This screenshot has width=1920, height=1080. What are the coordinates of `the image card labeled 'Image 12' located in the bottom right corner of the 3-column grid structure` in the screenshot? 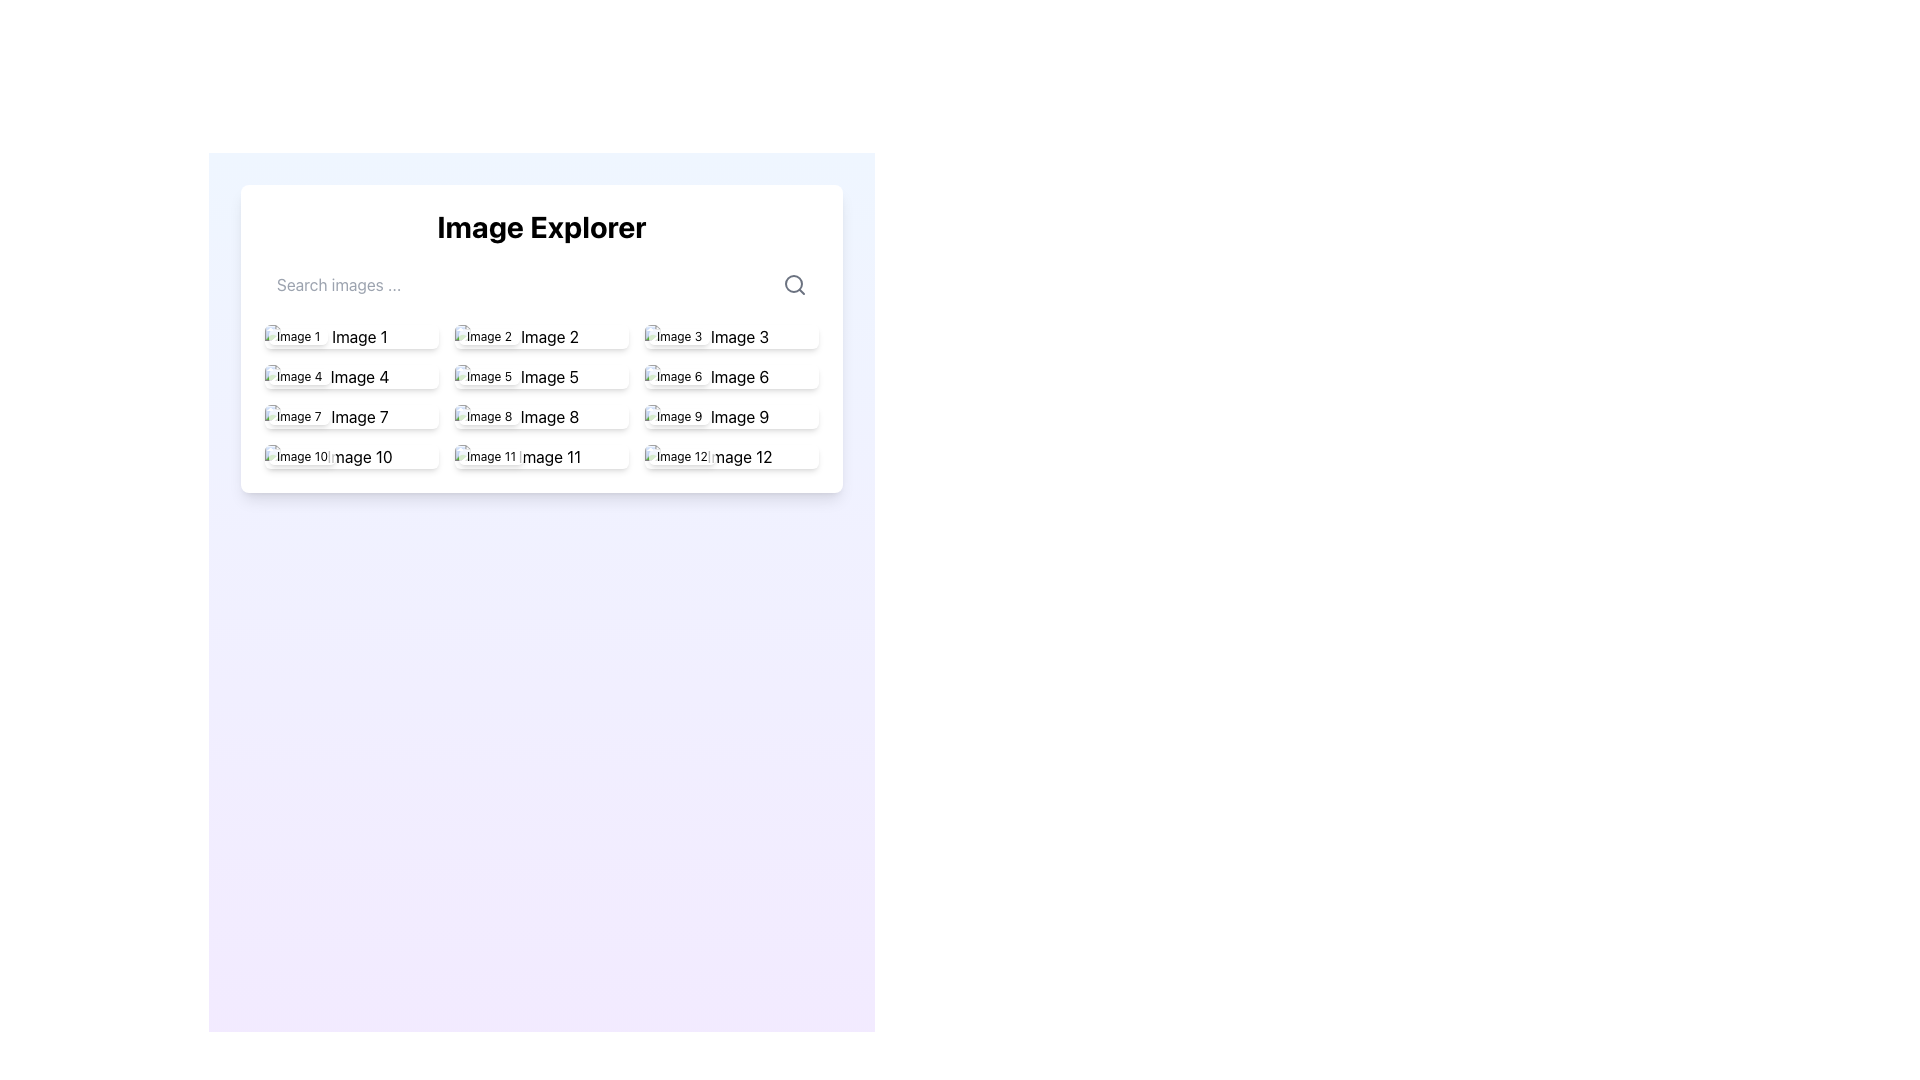 It's located at (730, 456).